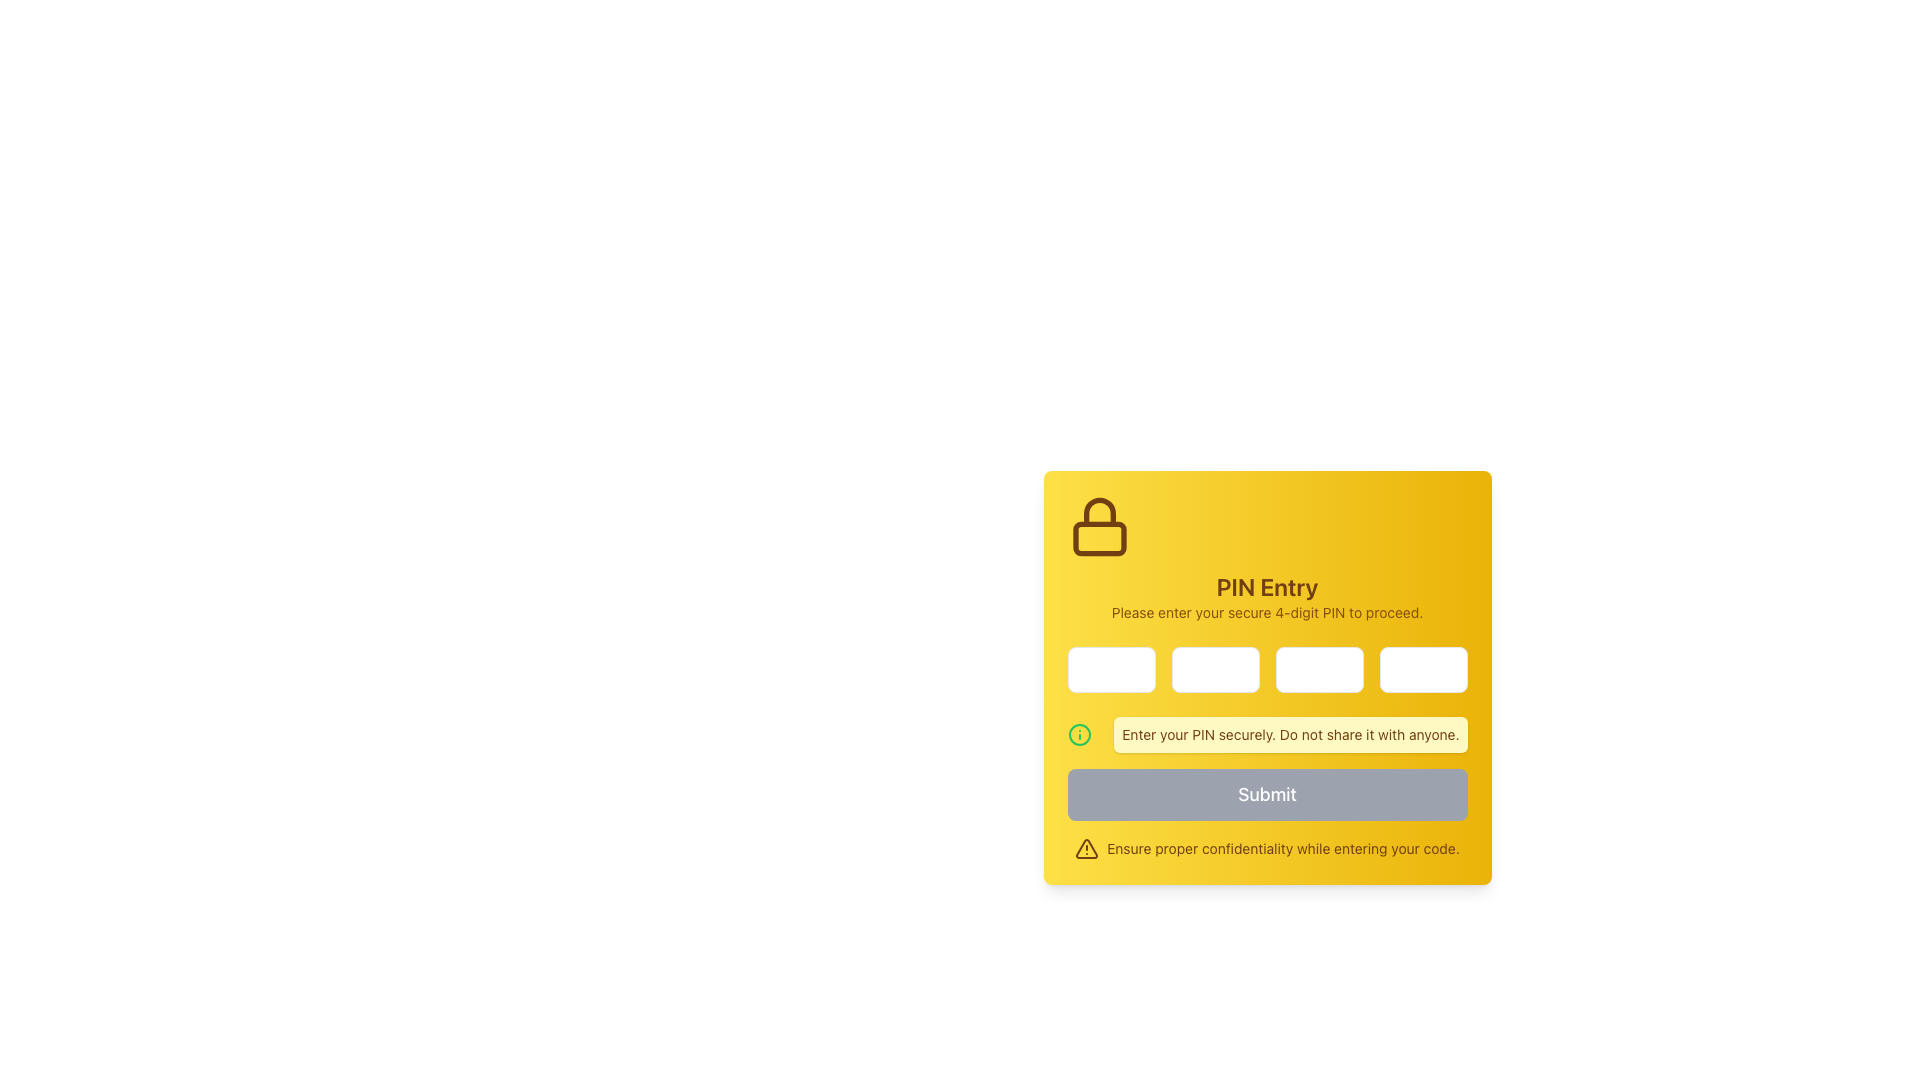 The image size is (1920, 1080). What do you see at coordinates (1422, 670) in the screenshot?
I see `the fourth Password Input Field in the golden-colored PIN Entry section to focus on it` at bounding box center [1422, 670].